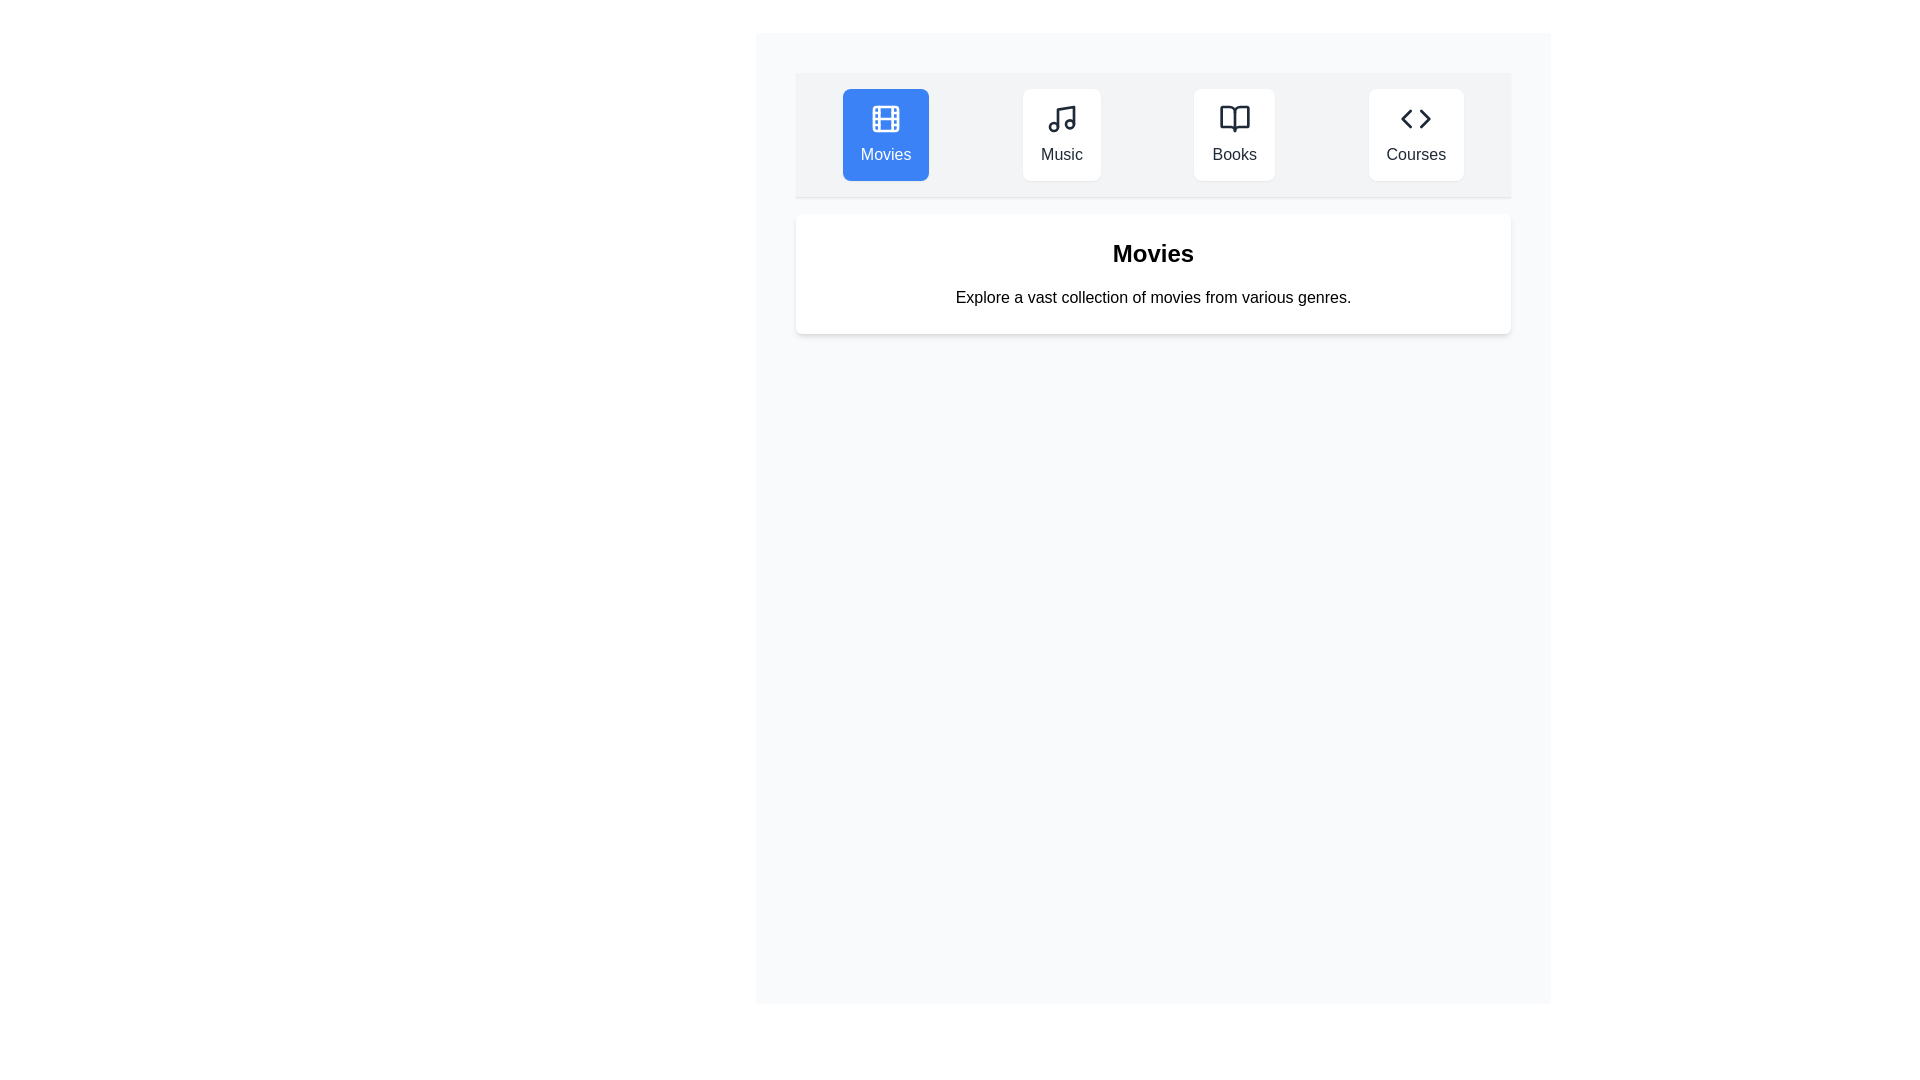 This screenshot has width=1920, height=1080. What do you see at coordinates (1233, 135) in the screenshot?
I see `the Books tab to observe its hover effect` at bounding box center [1233, 135].